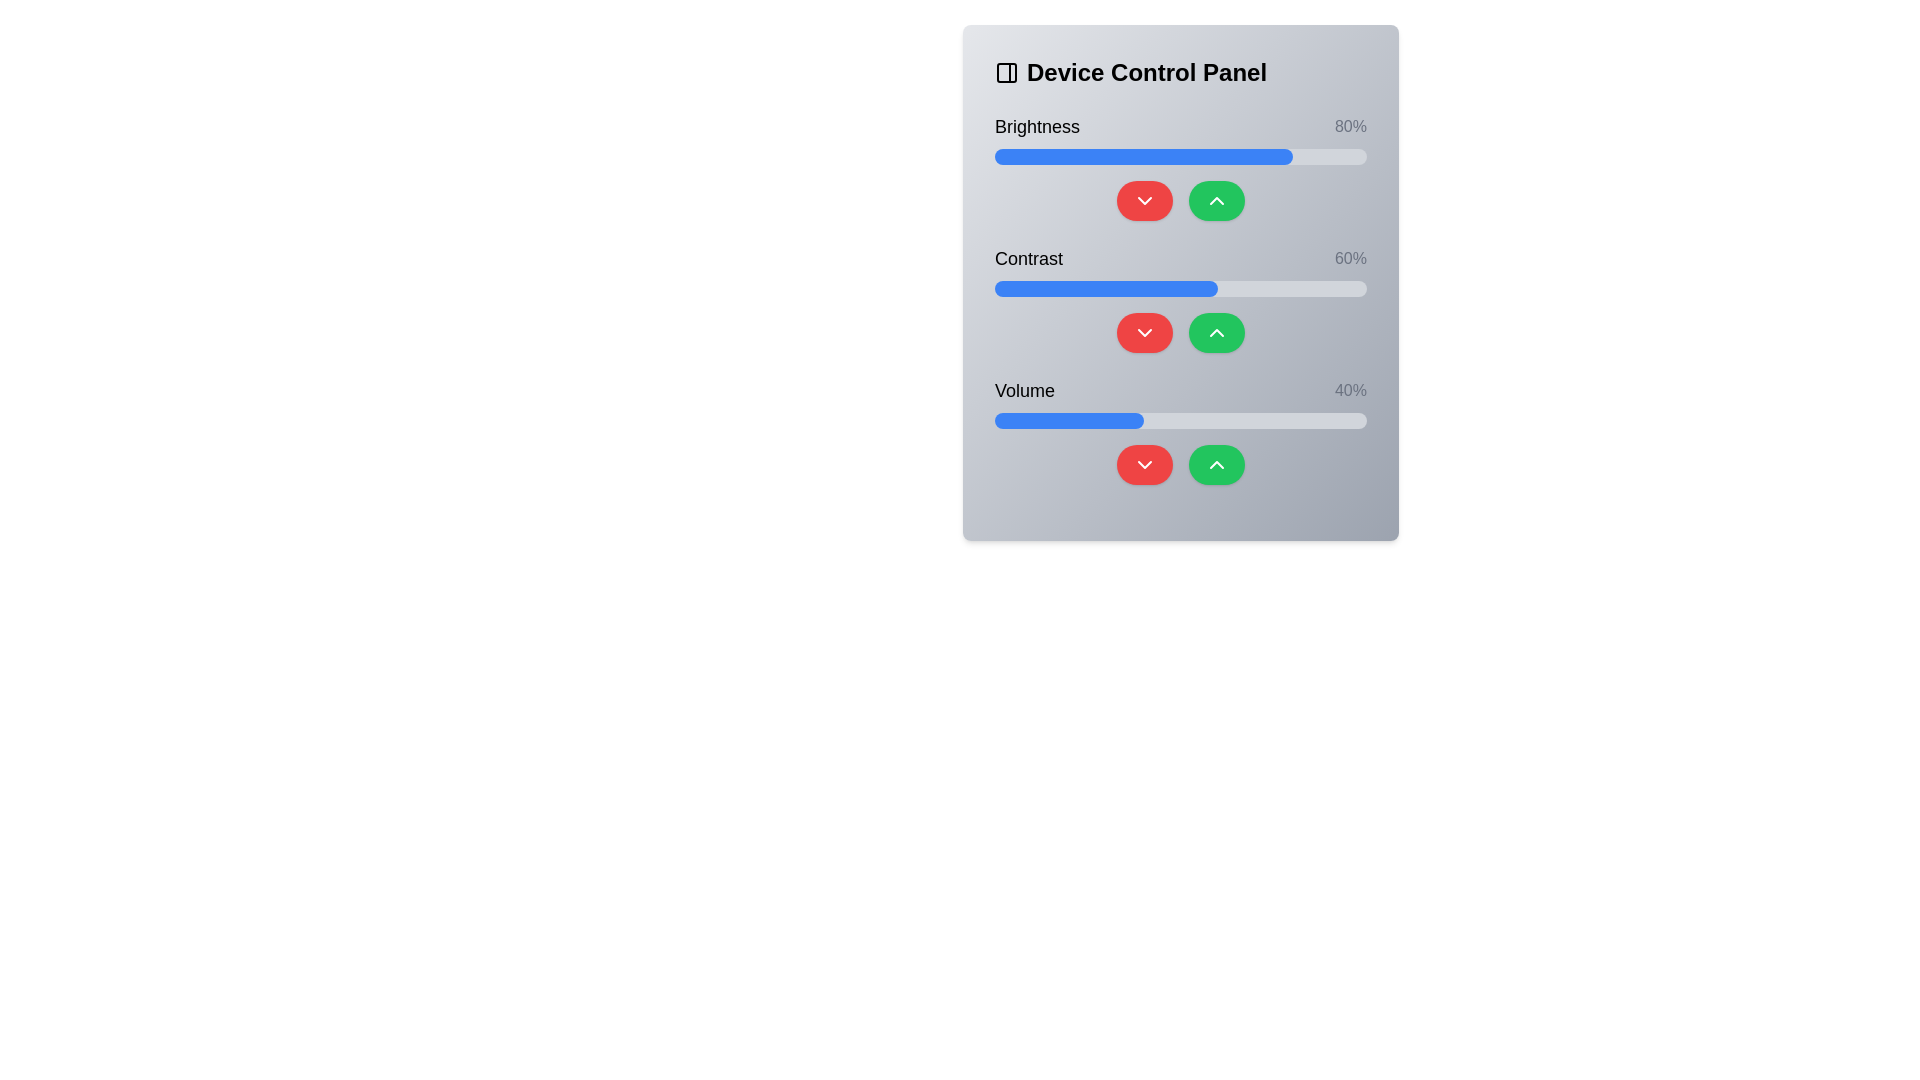 The image size is (1920, 1080). What do you see at coordinates (1158, 419) in the screenshot?
I see `the progress of the slider` at bounding box center [1158, 419].